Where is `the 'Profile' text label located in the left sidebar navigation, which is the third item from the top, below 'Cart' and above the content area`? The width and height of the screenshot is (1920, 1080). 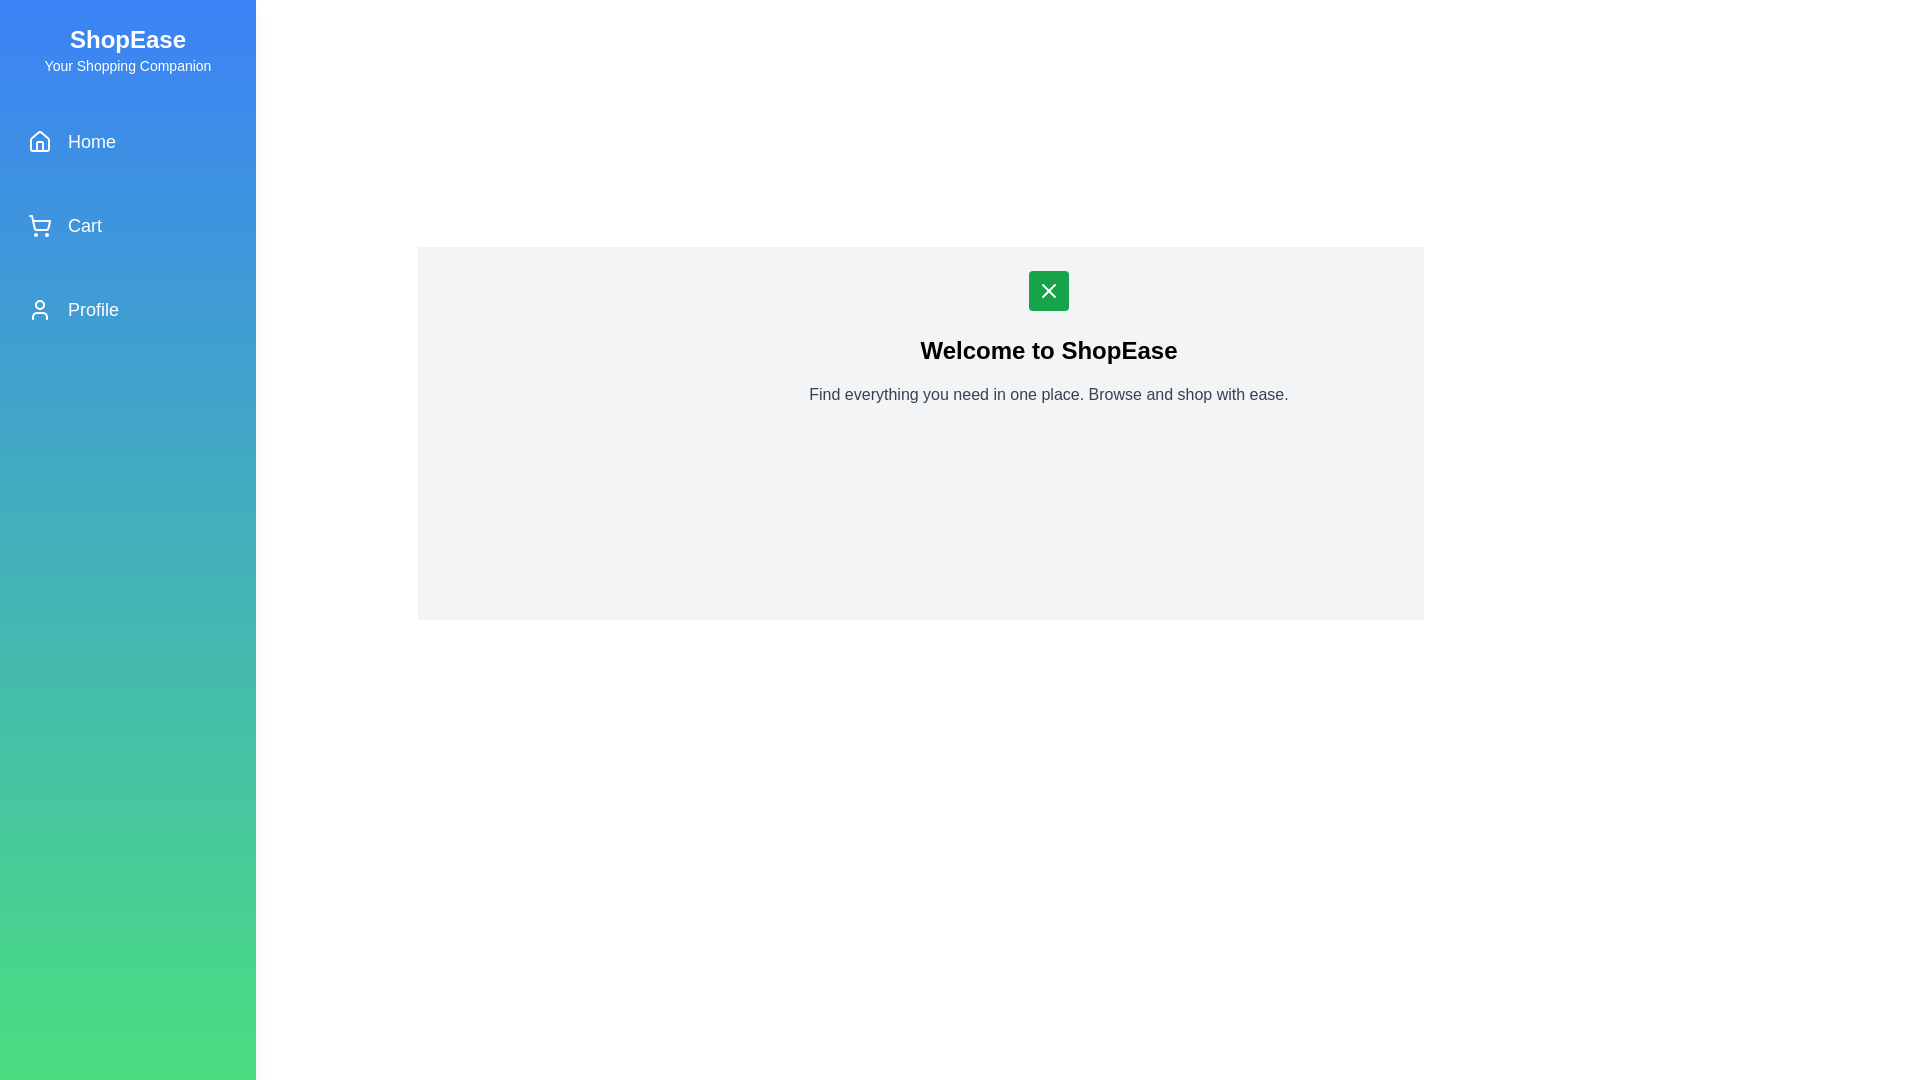 the 'Profile' text label located in the left sidebar navigation, which is the third item from the top, below 'Cart' and above the content area is located at coordinates (92, 309).